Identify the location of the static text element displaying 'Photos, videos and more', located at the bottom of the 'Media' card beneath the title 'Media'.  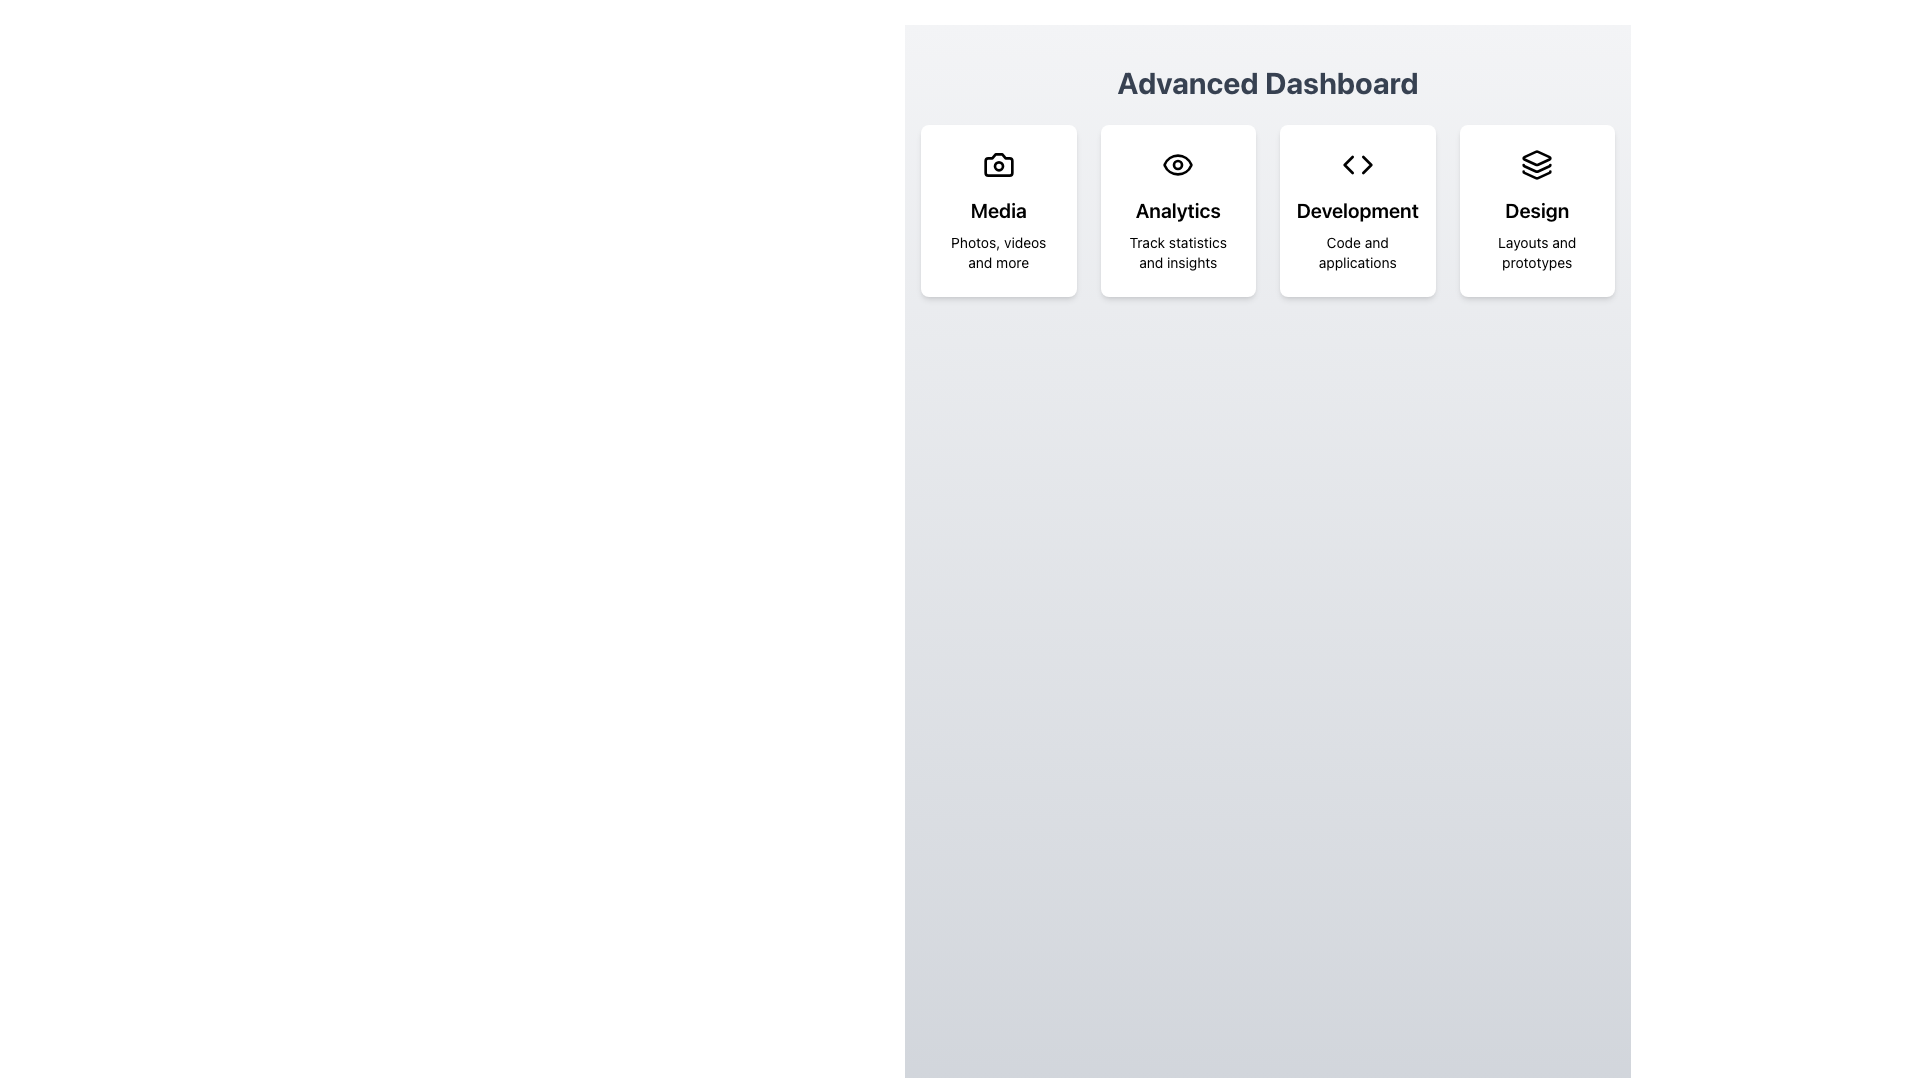
(998, 252).